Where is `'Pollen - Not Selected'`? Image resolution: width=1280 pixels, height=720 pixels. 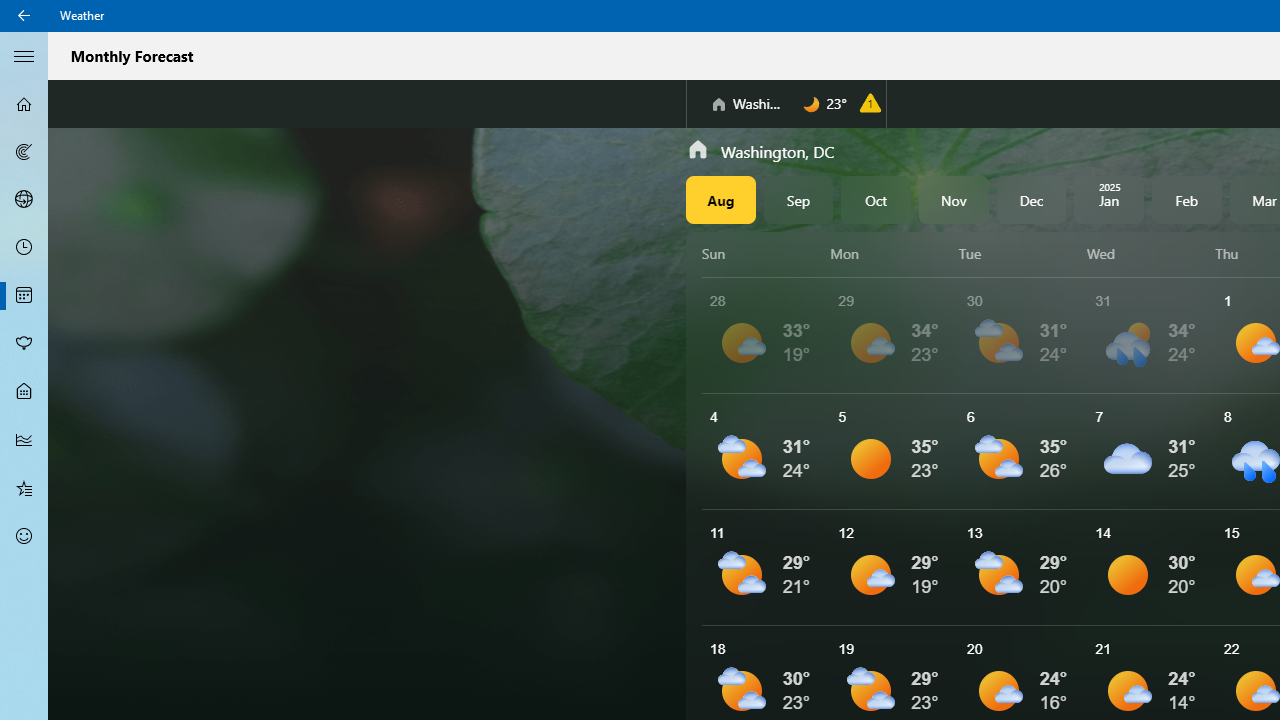 'Pollen - Not Selected' is located at coordinates (24, 342).